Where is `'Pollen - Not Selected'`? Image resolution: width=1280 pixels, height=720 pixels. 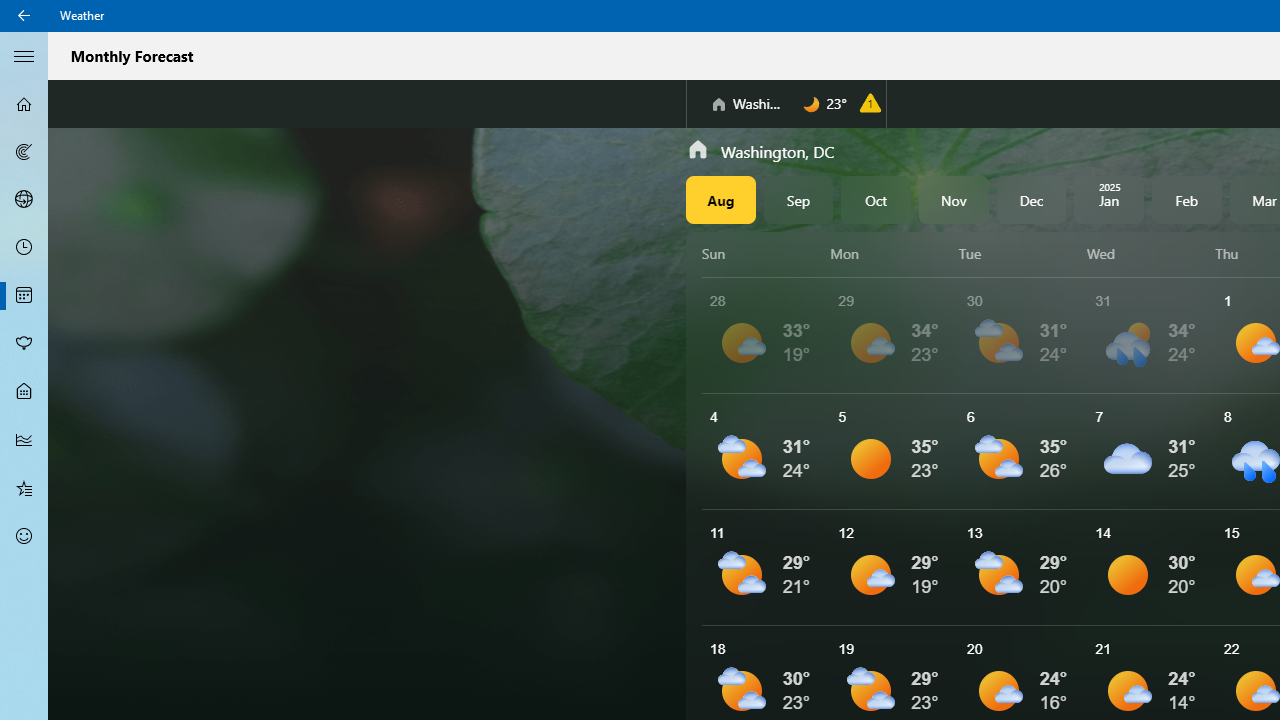 'Pollen - Not Selected' is located at coordinates (24, 342).